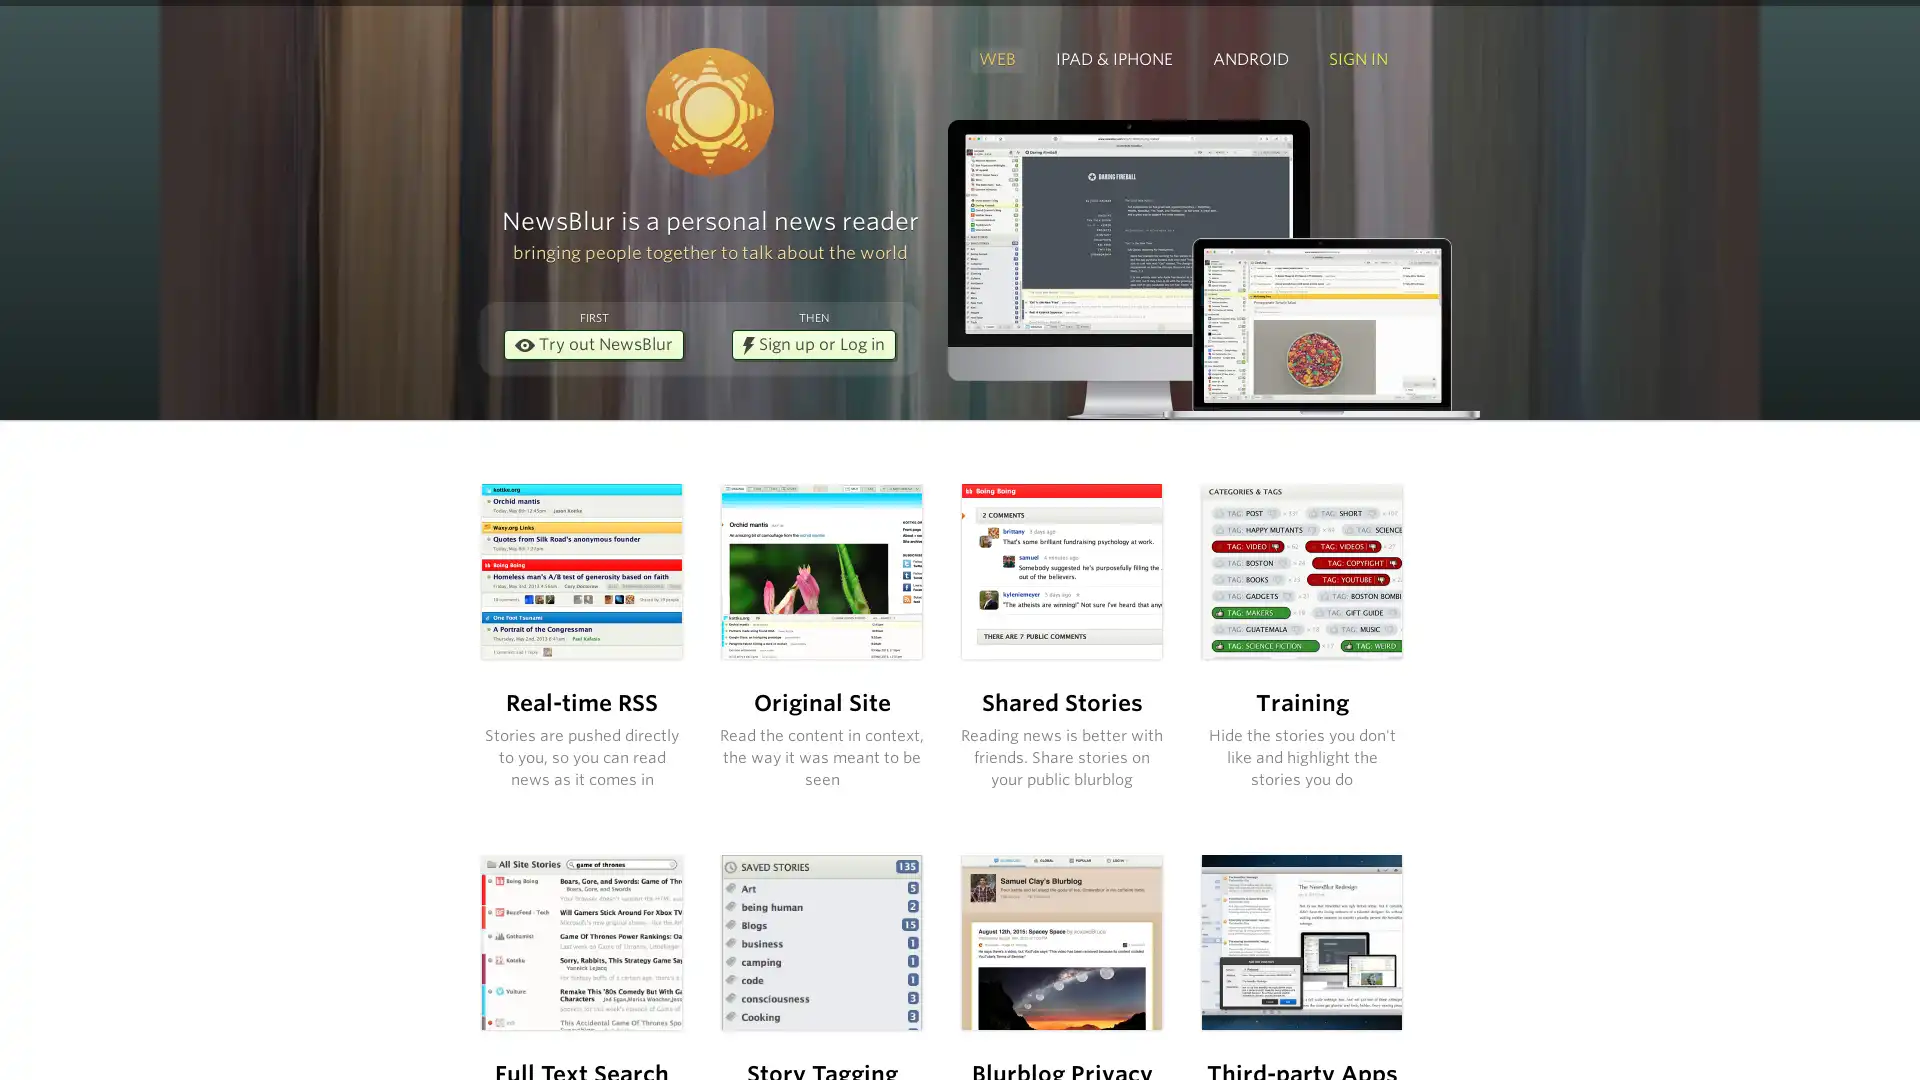 This screenshot has width=1920, height=1080. Describe the element at coordinates (1285, 621) in the screenshot. I see `create account` at that location.